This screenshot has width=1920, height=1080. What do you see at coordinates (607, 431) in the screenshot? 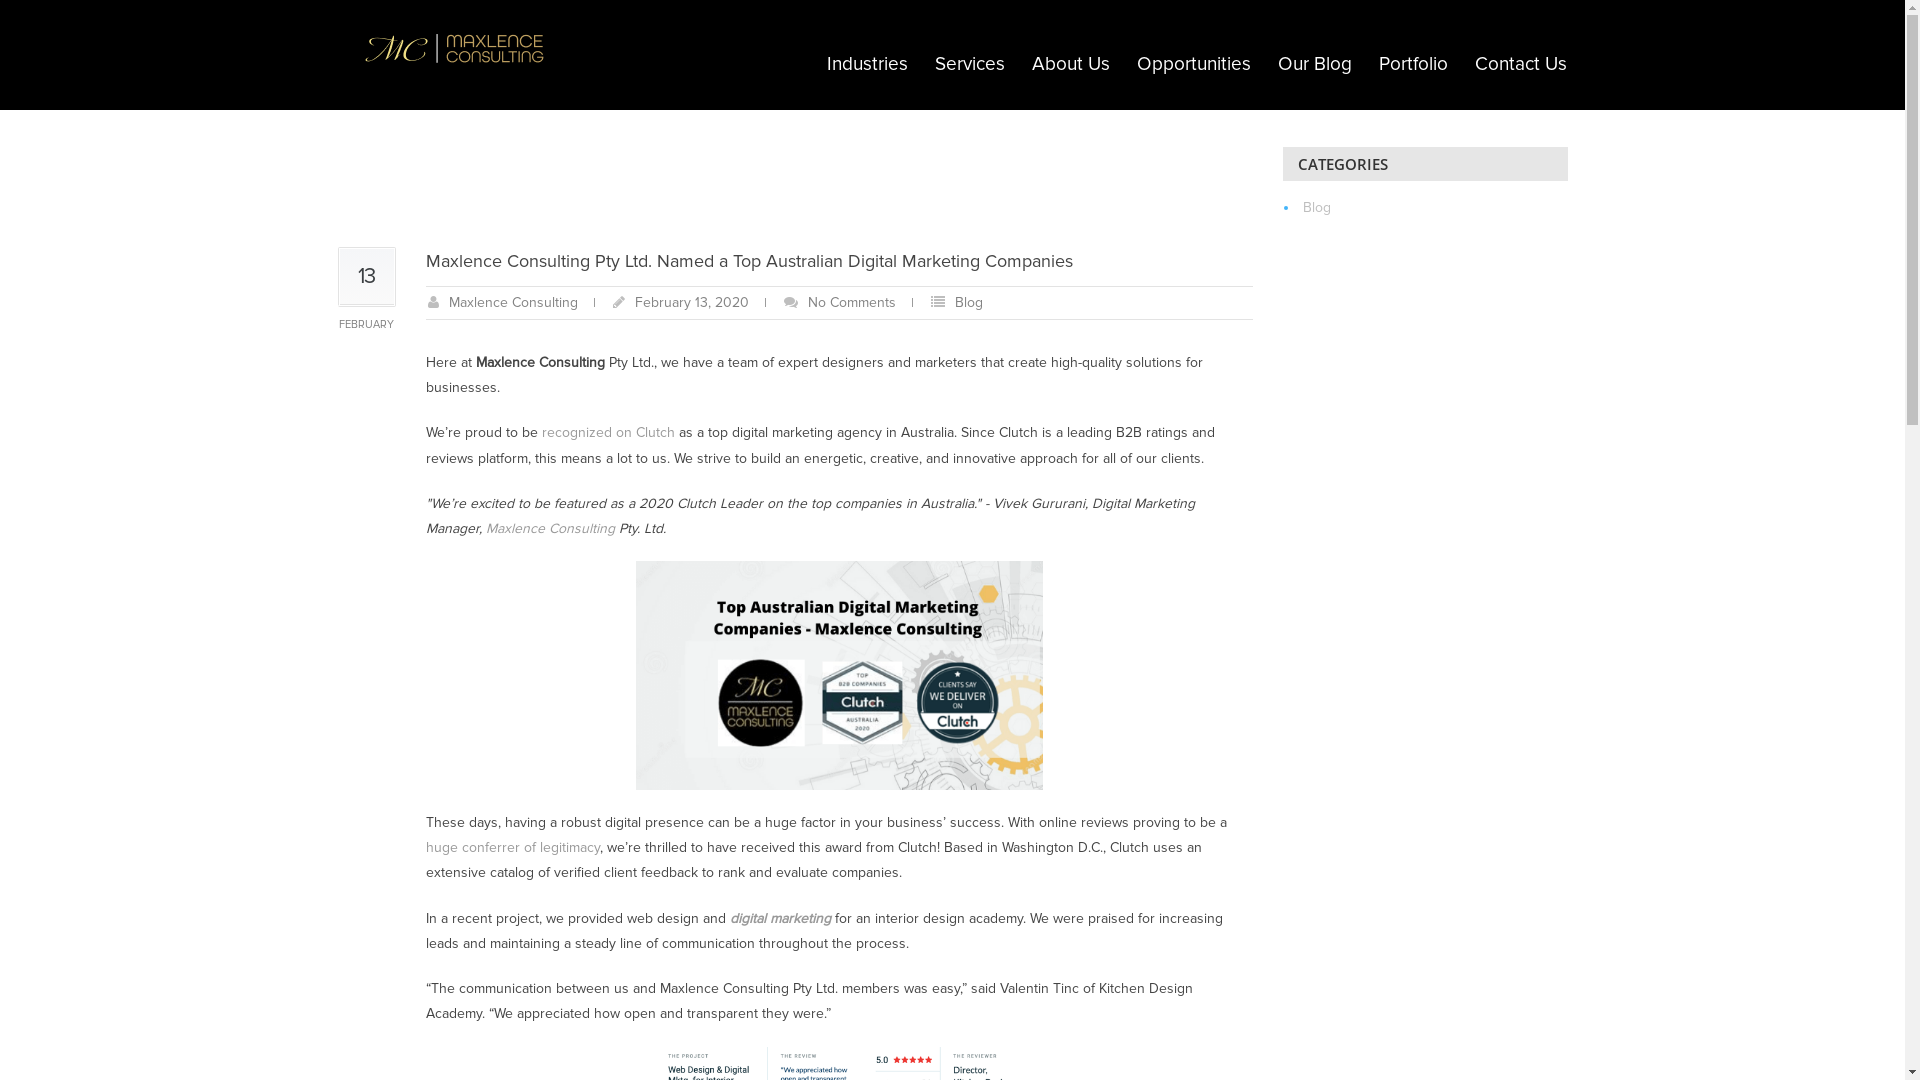
I see `'recognized on Clutch'` at bounding box center [607, 431].